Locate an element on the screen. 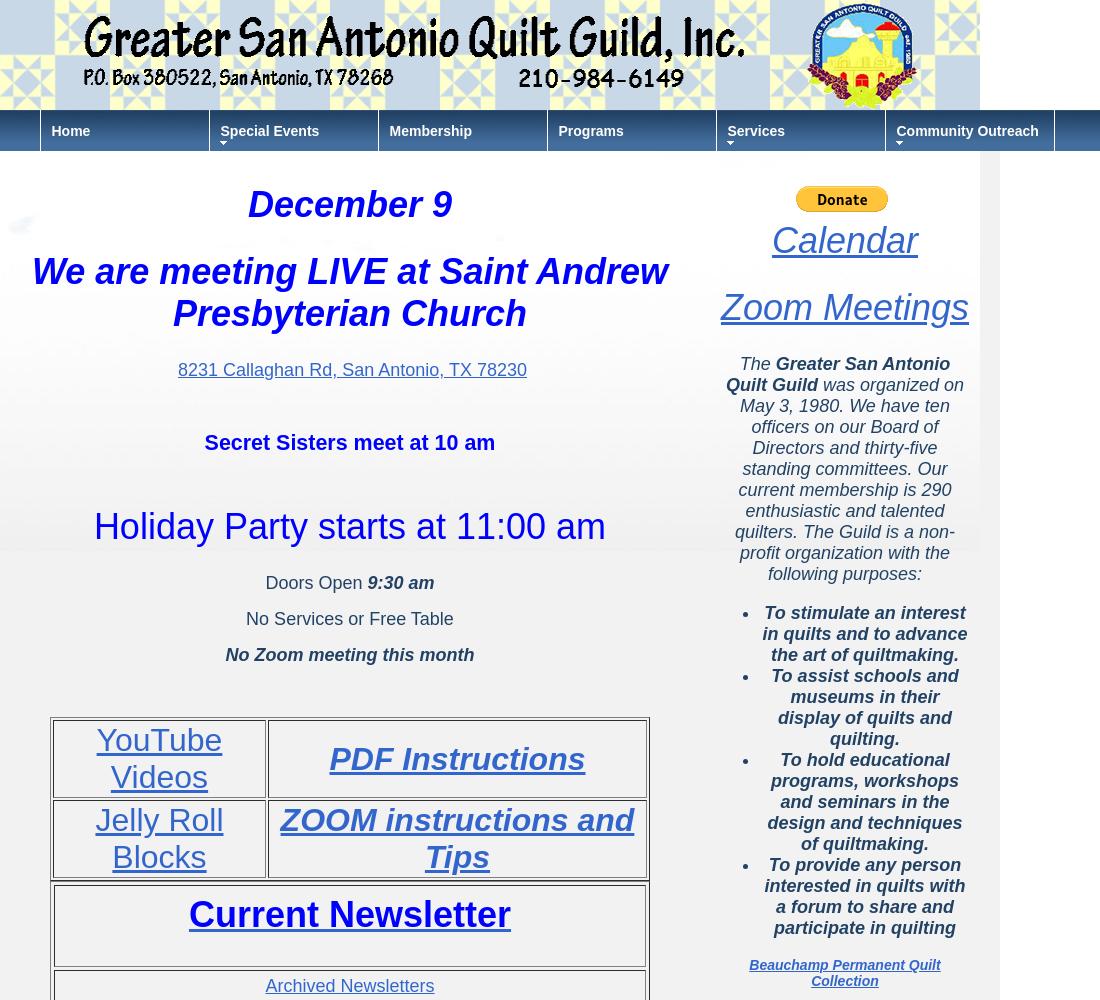 The height and width of the screenshot is (1000, 1100). 'December 9' is located at coordinates (349, 203).